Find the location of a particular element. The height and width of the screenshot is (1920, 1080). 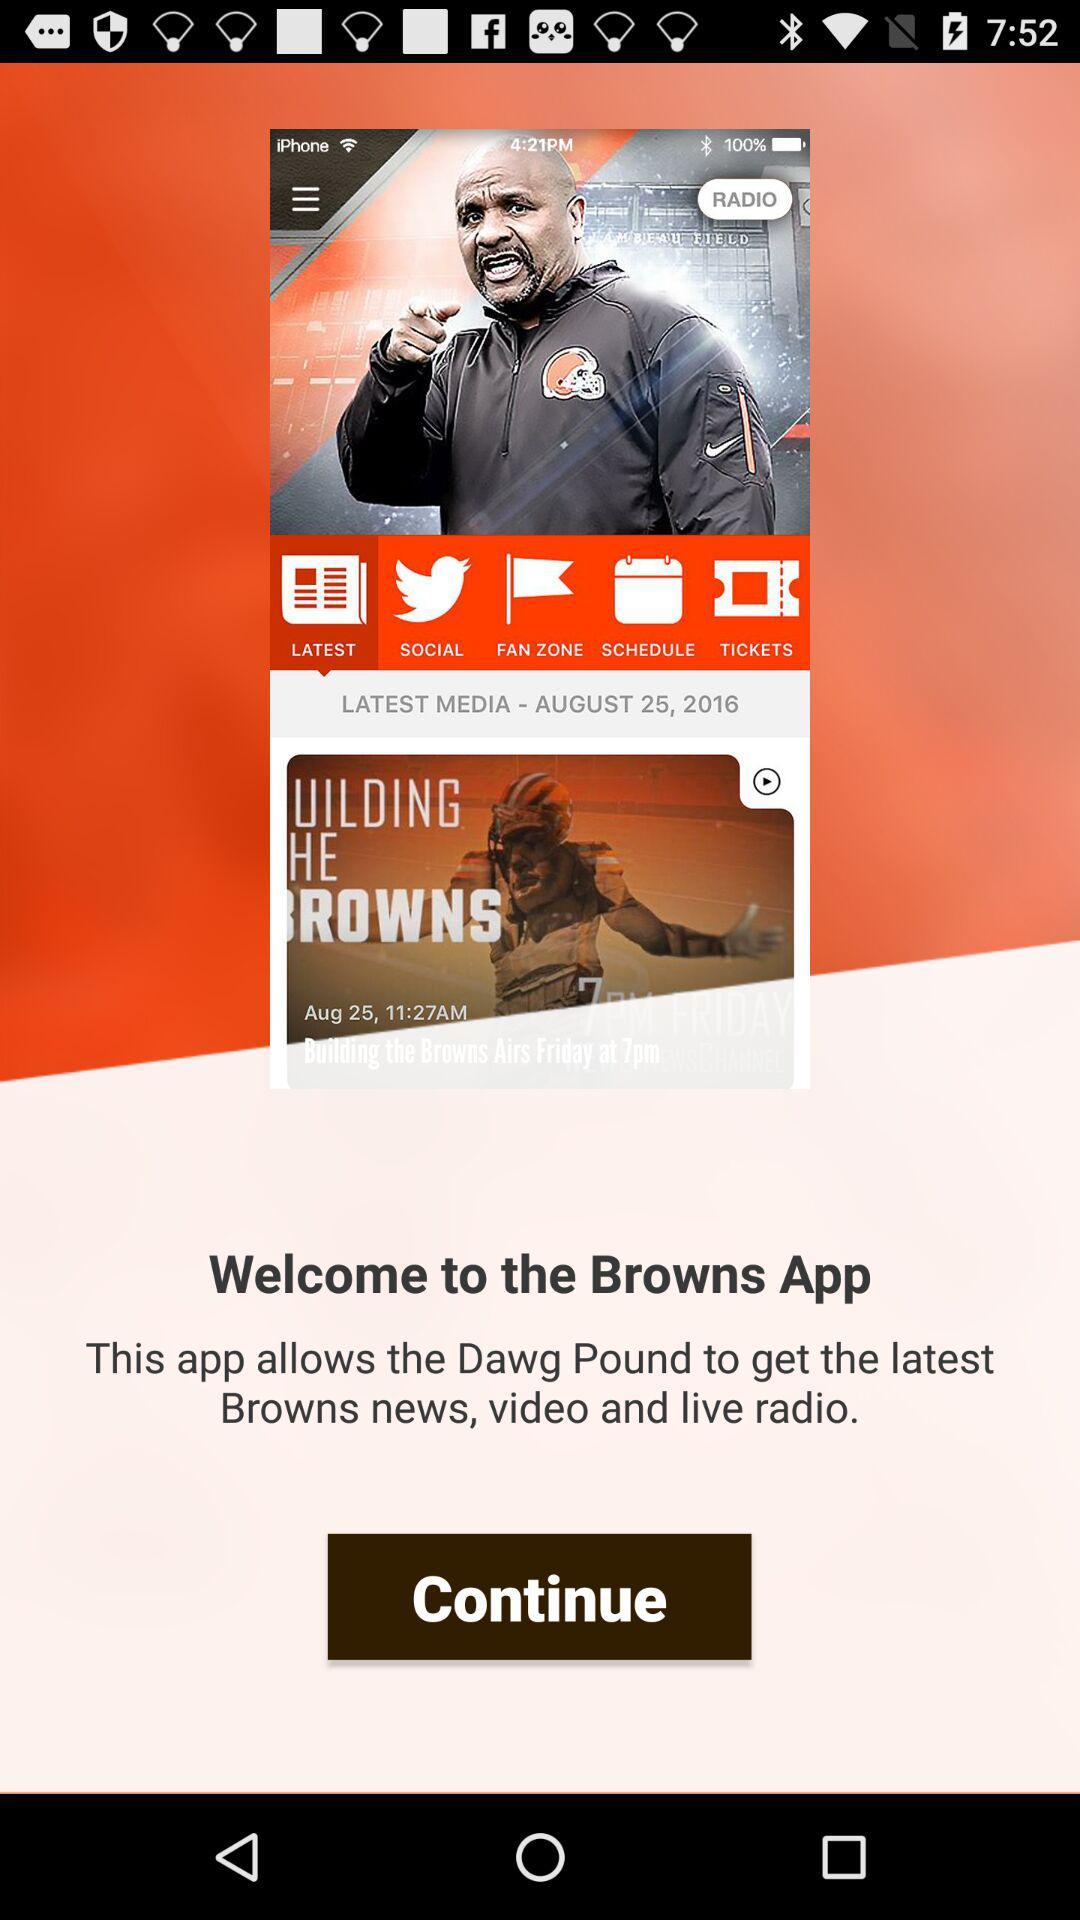

continue item is located at coordinates (538, 1595).